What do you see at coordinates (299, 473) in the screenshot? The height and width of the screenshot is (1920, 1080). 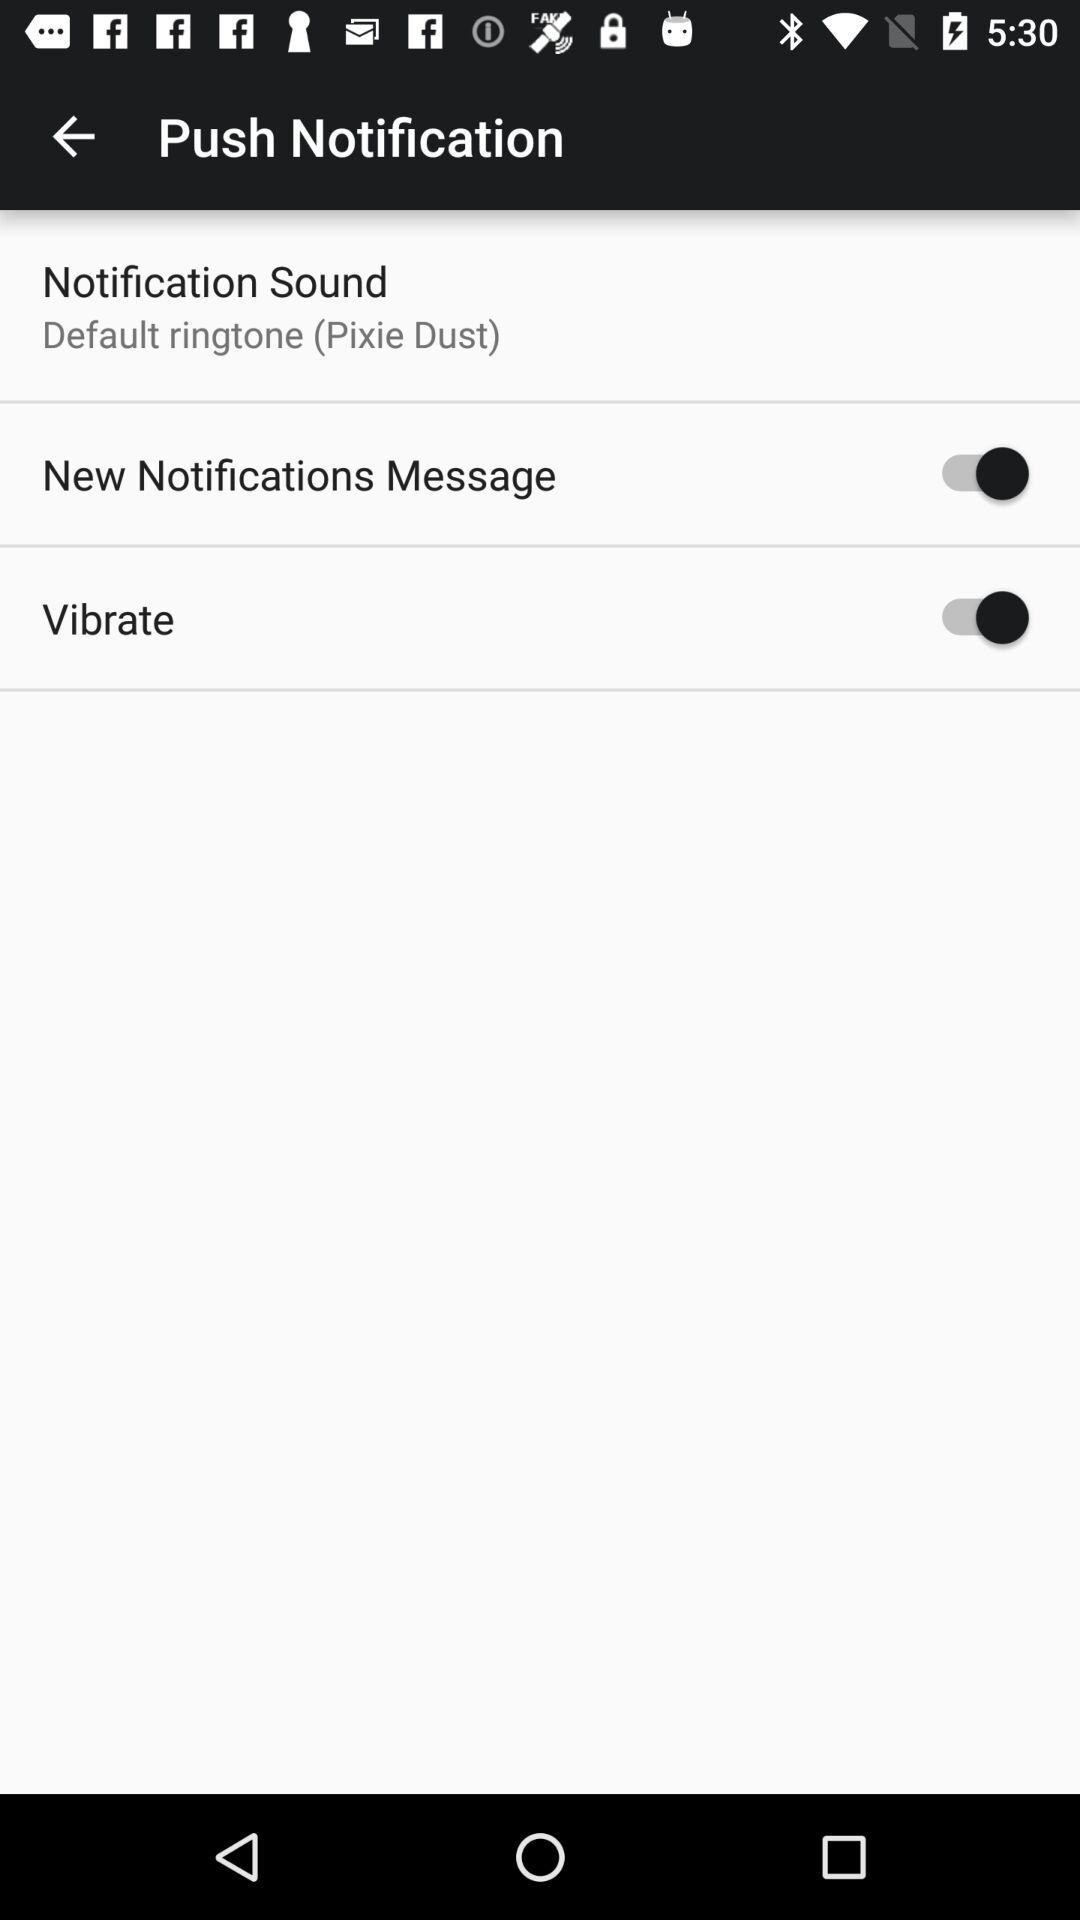 I see `new notifications message icon` at bounding box center [299, 473].